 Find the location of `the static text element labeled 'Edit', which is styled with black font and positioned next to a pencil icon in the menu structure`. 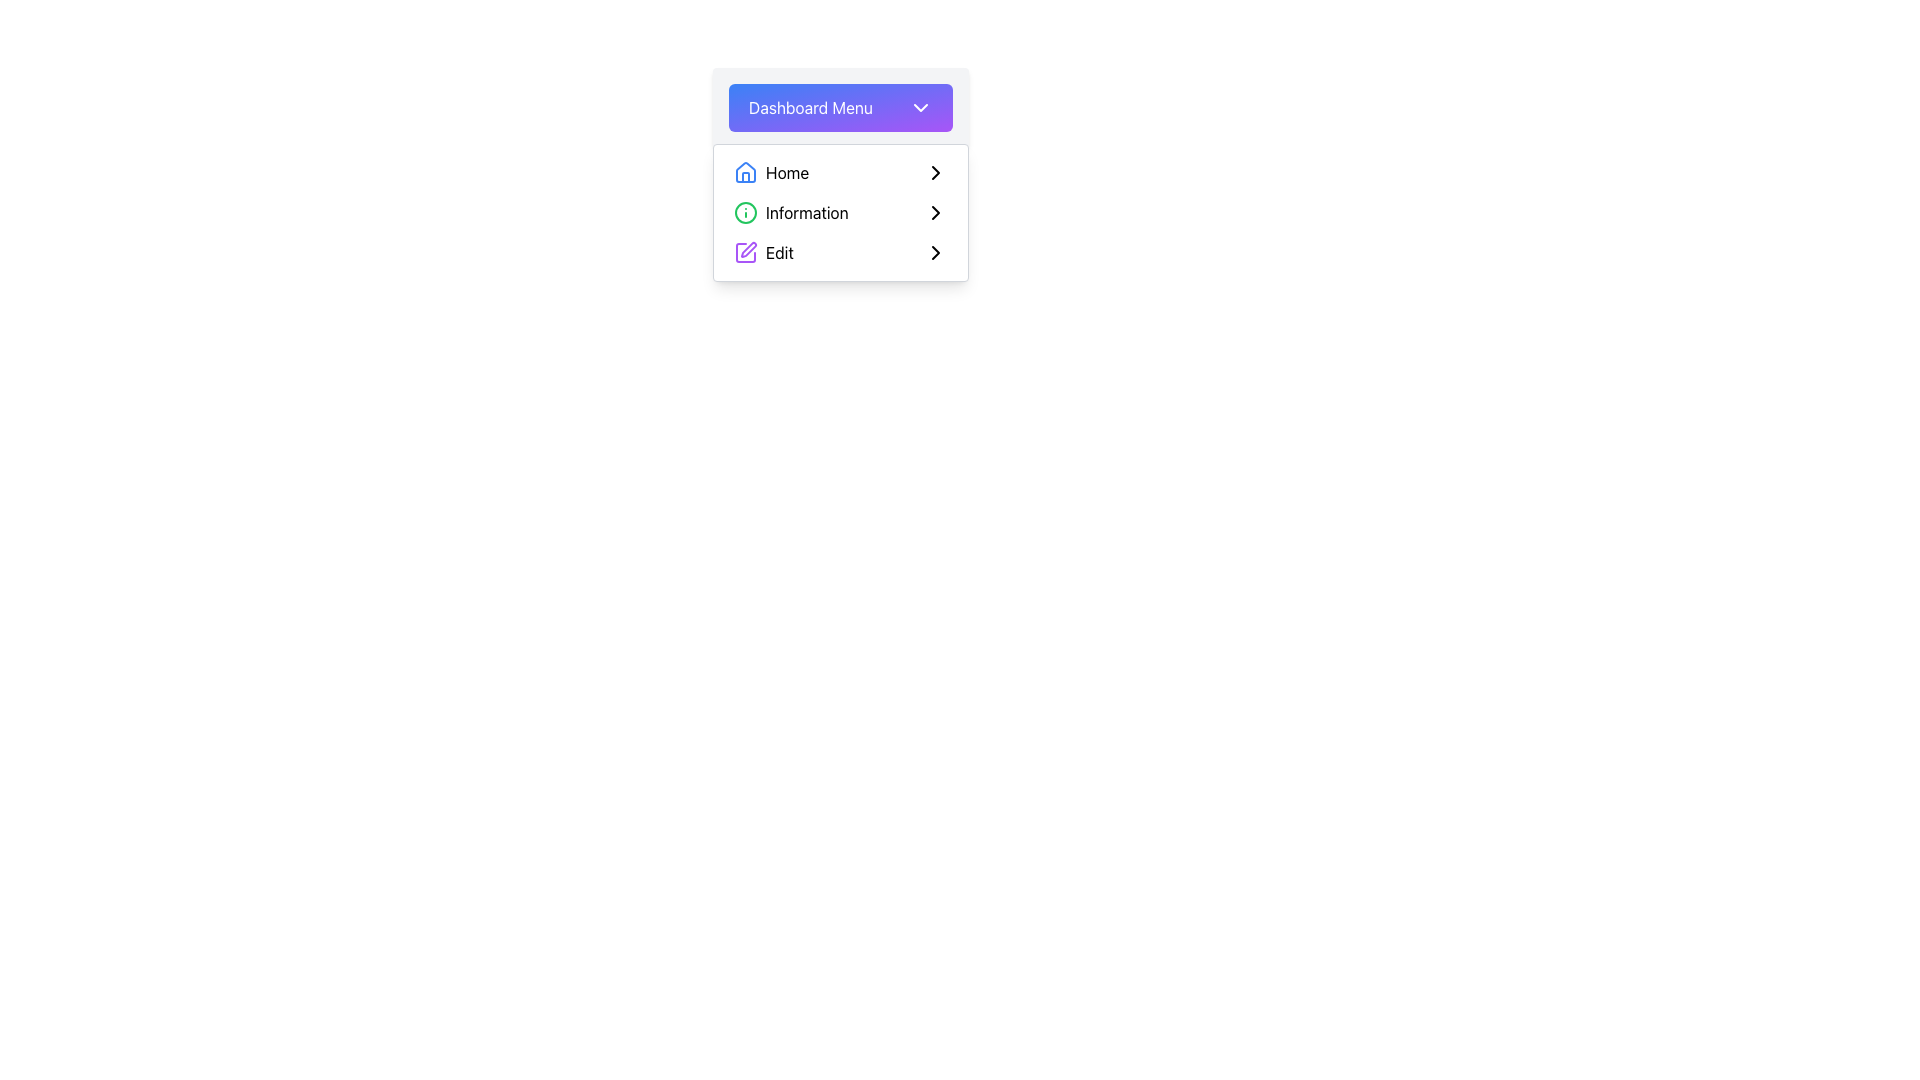

the static text element labeled 'Edit', which is styled with black font and positioned next to a pencil icon in the menu structure is located at coordinates (778, 252).